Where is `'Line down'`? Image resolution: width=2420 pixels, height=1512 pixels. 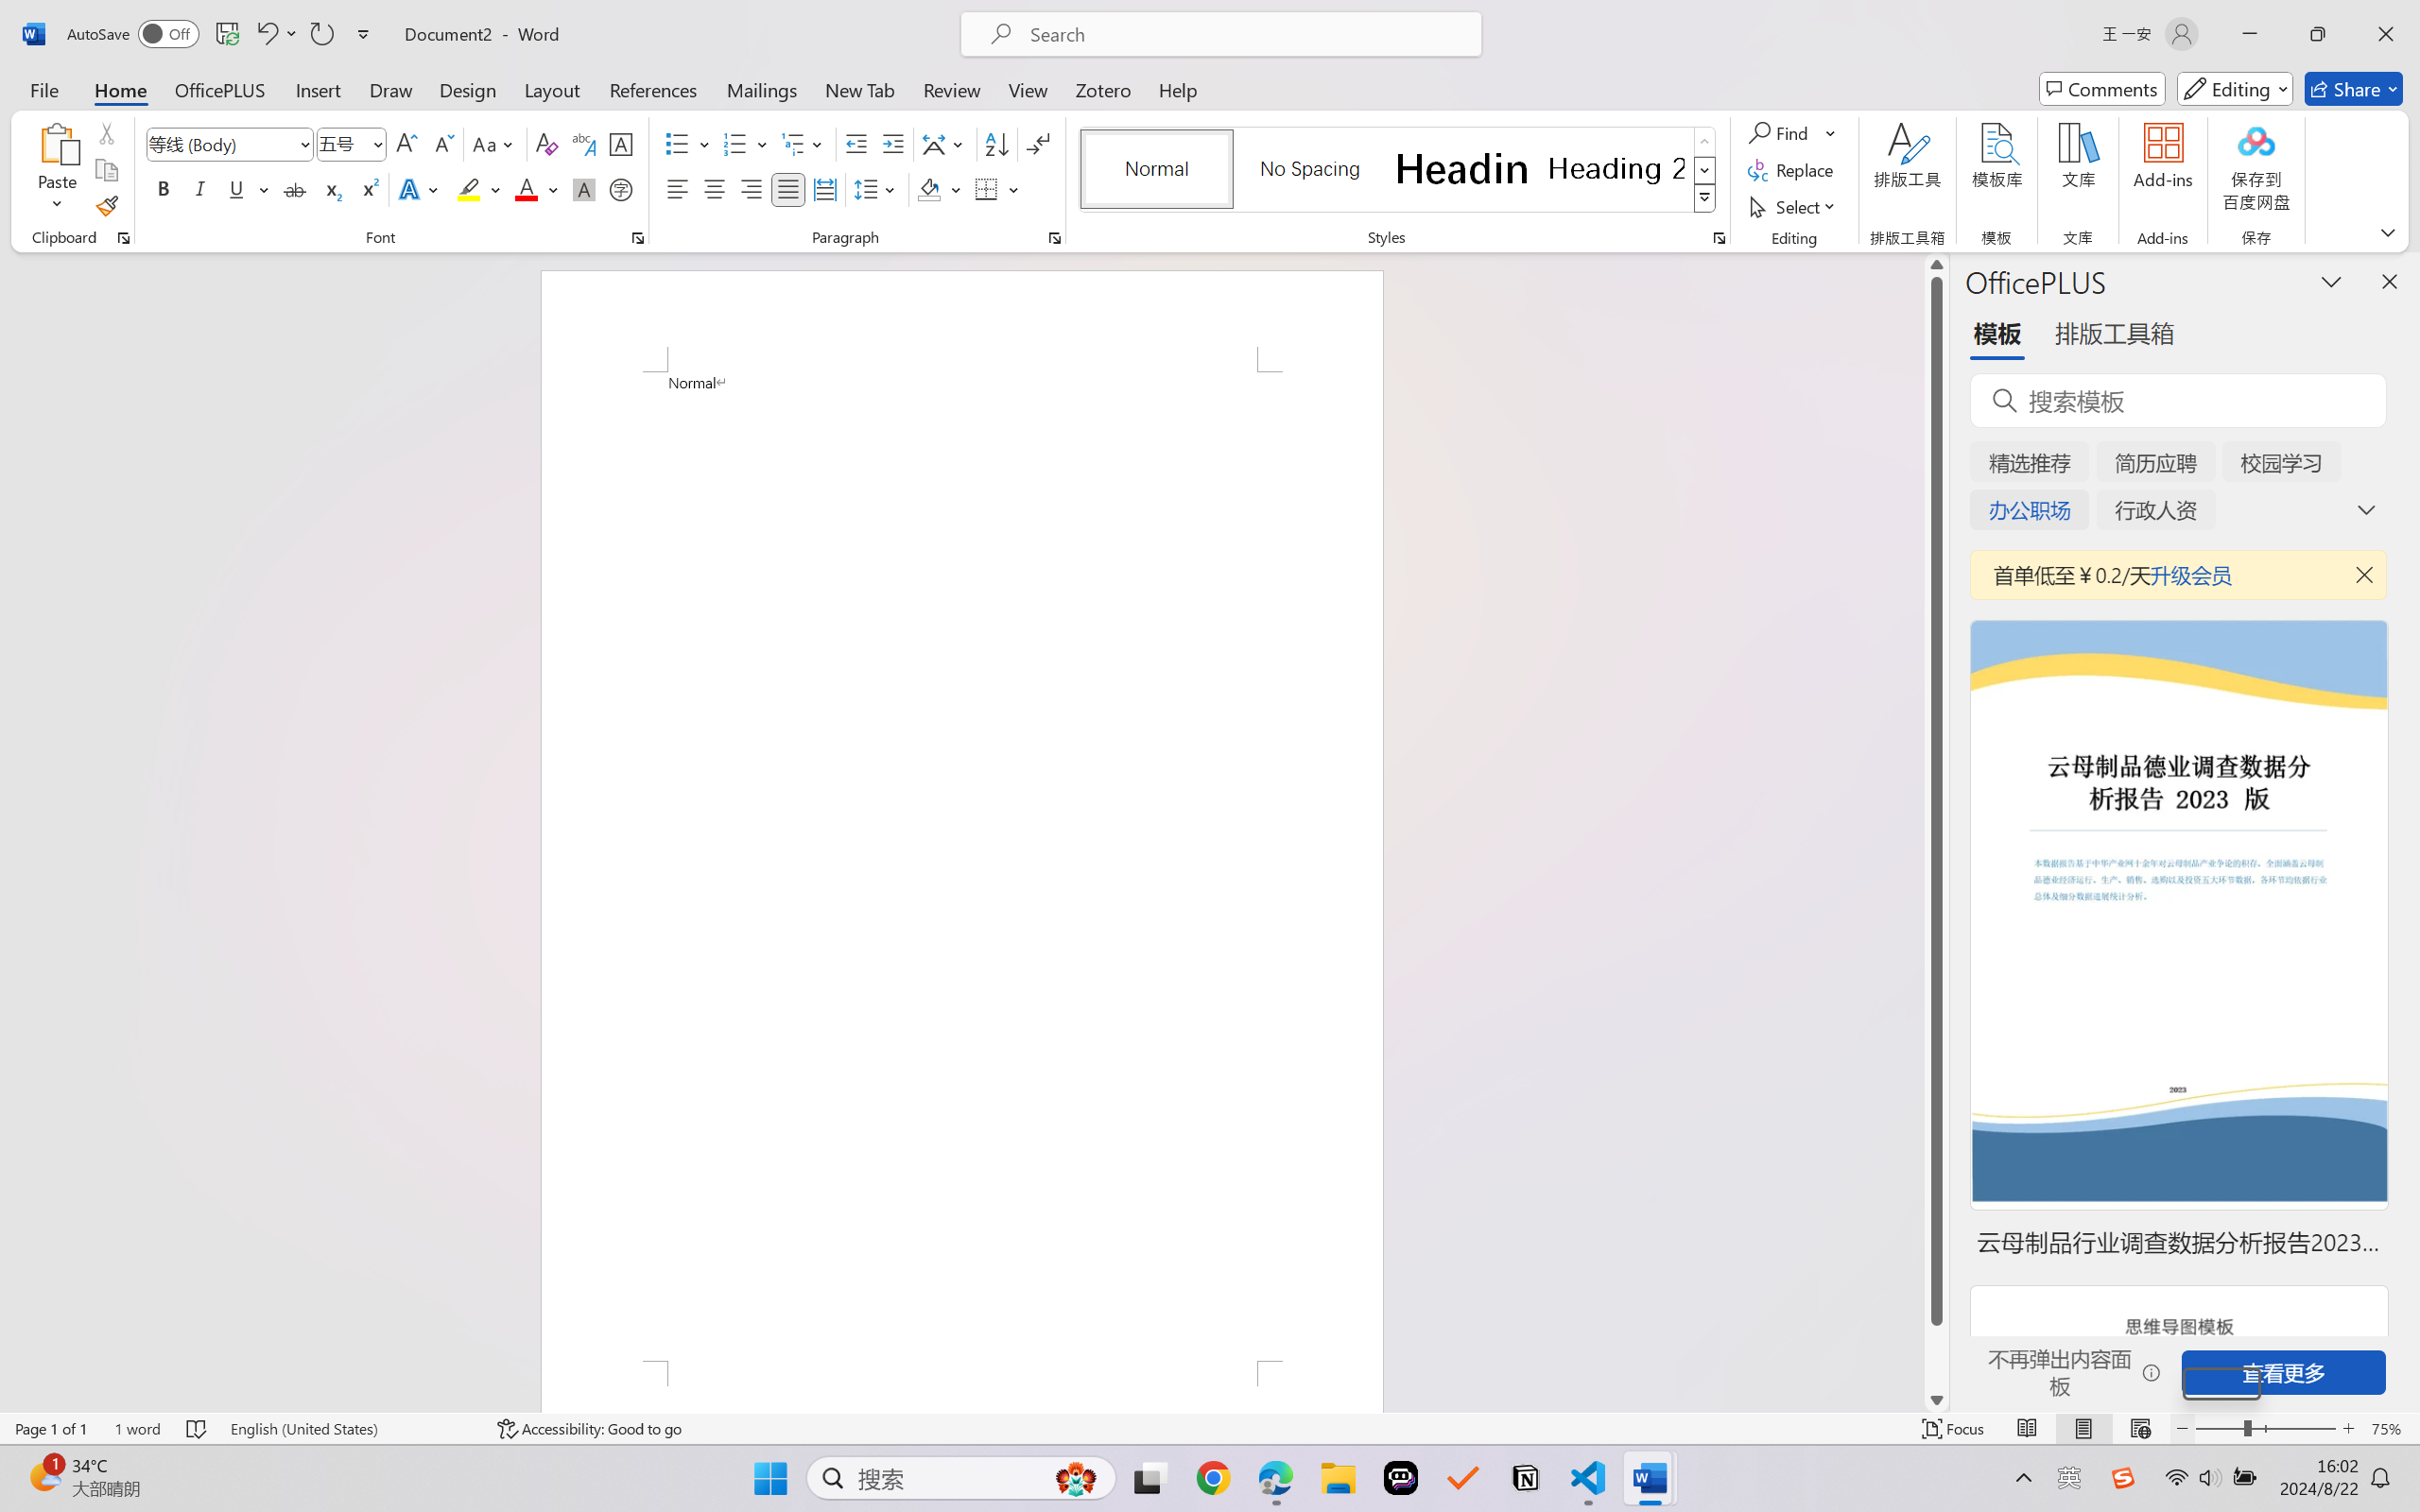 'Line down' is located at coordinates (1936, 1399).